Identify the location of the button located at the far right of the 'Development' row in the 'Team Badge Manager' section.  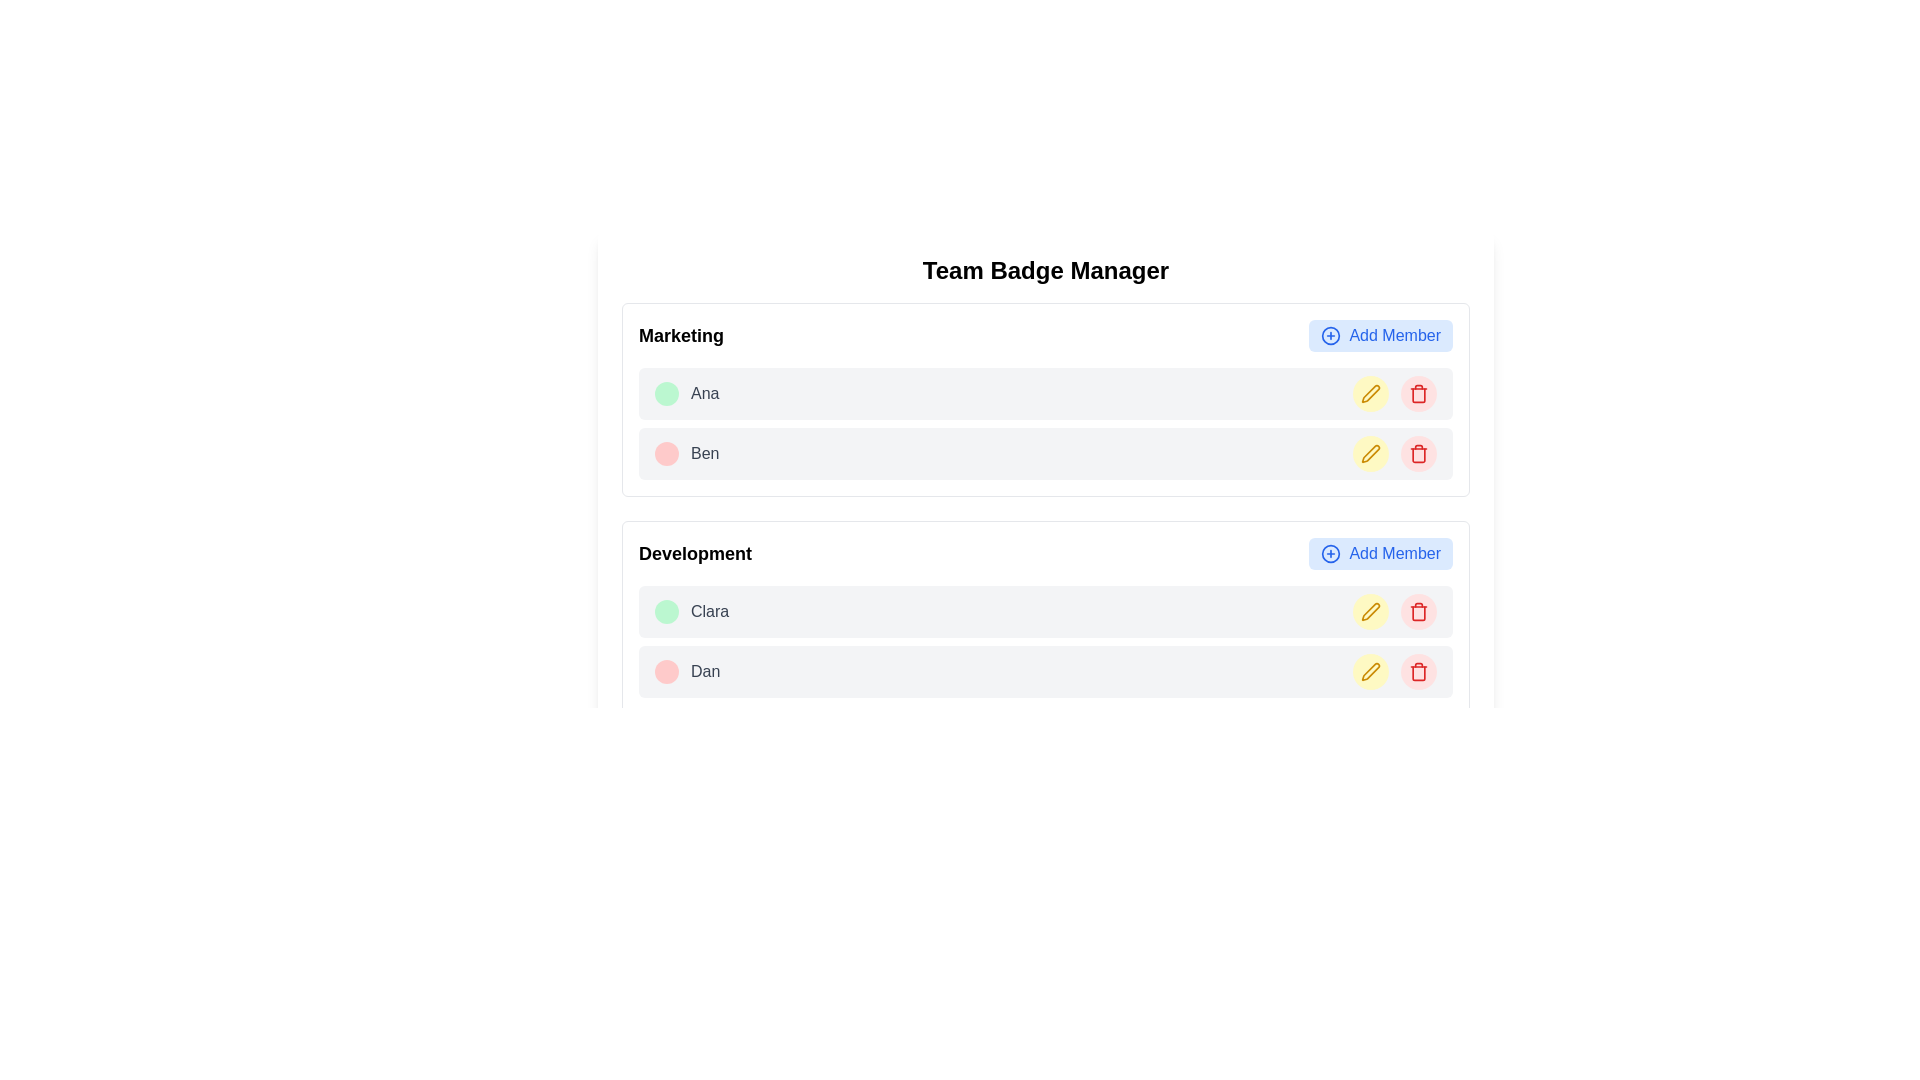
(1380, 554).